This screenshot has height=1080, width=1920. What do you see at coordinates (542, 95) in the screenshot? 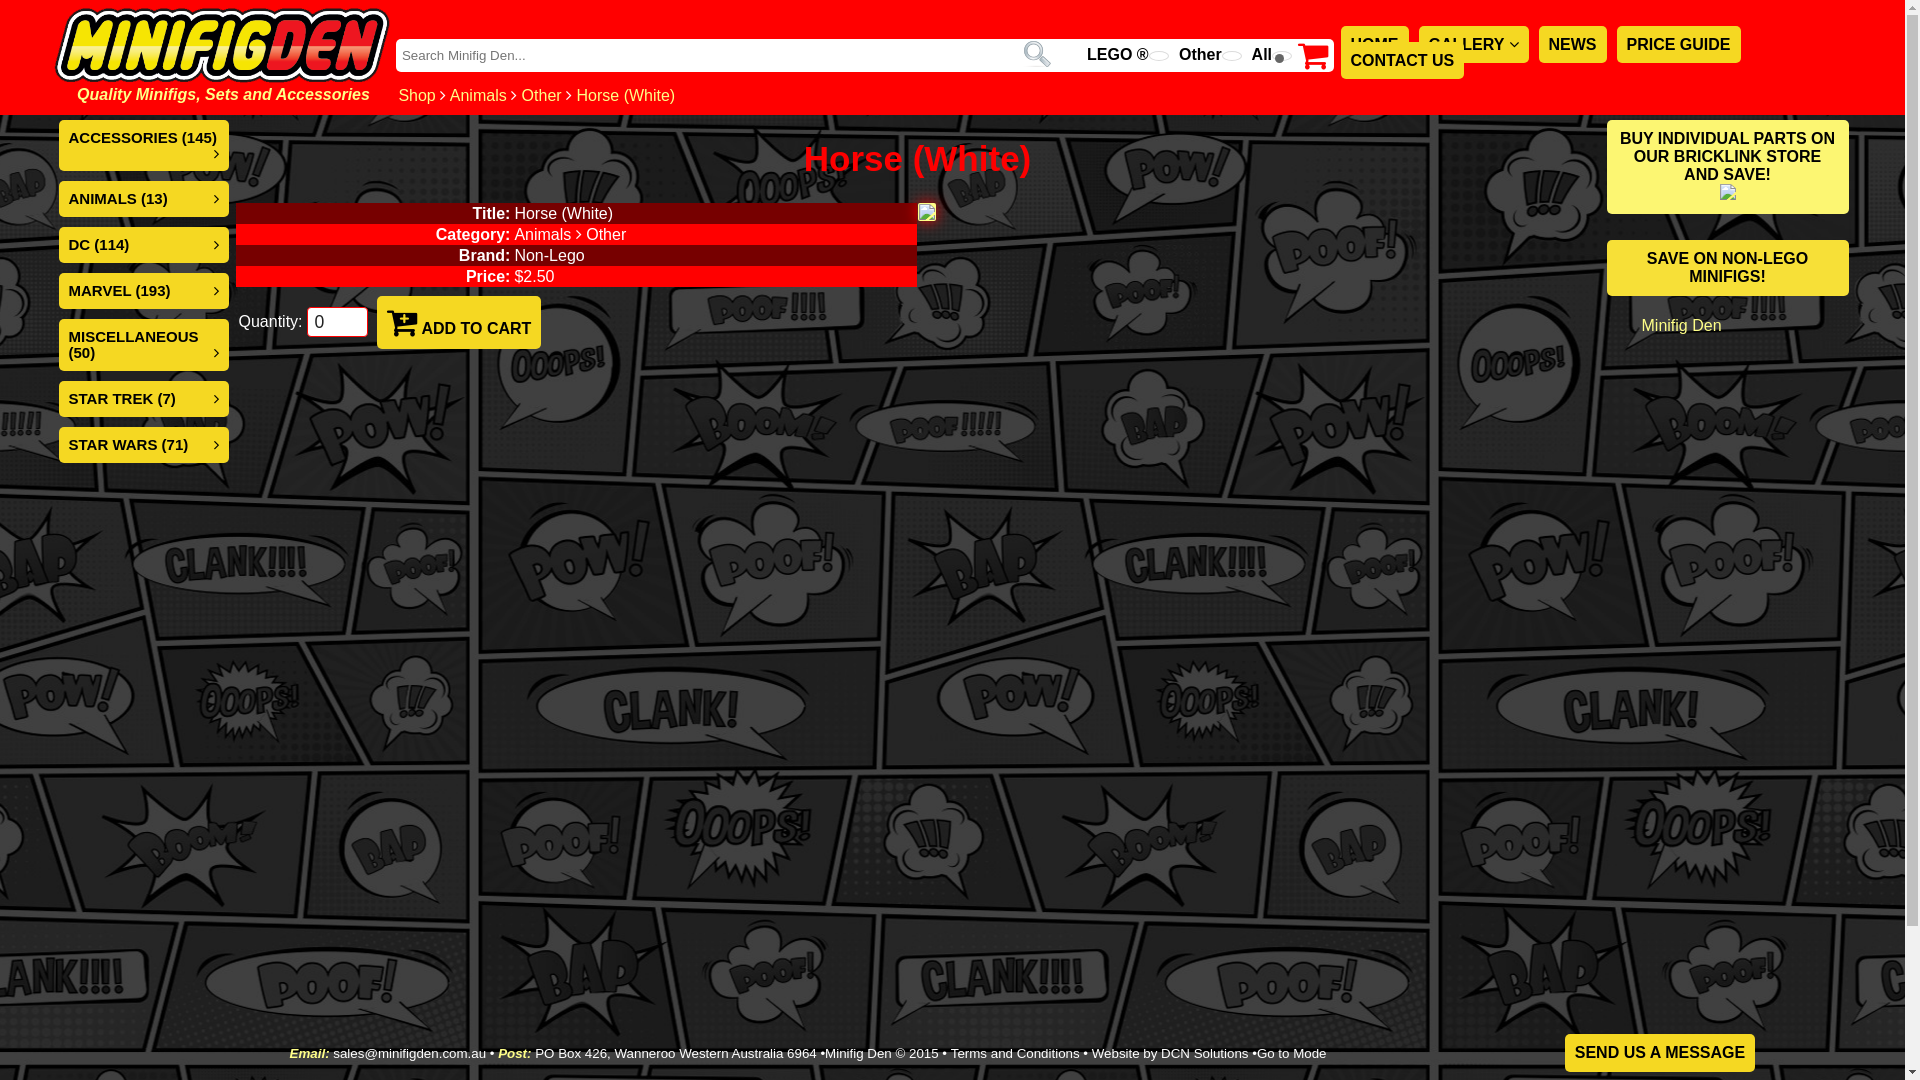
I see `'Other'` at bounding box center [542, 95].